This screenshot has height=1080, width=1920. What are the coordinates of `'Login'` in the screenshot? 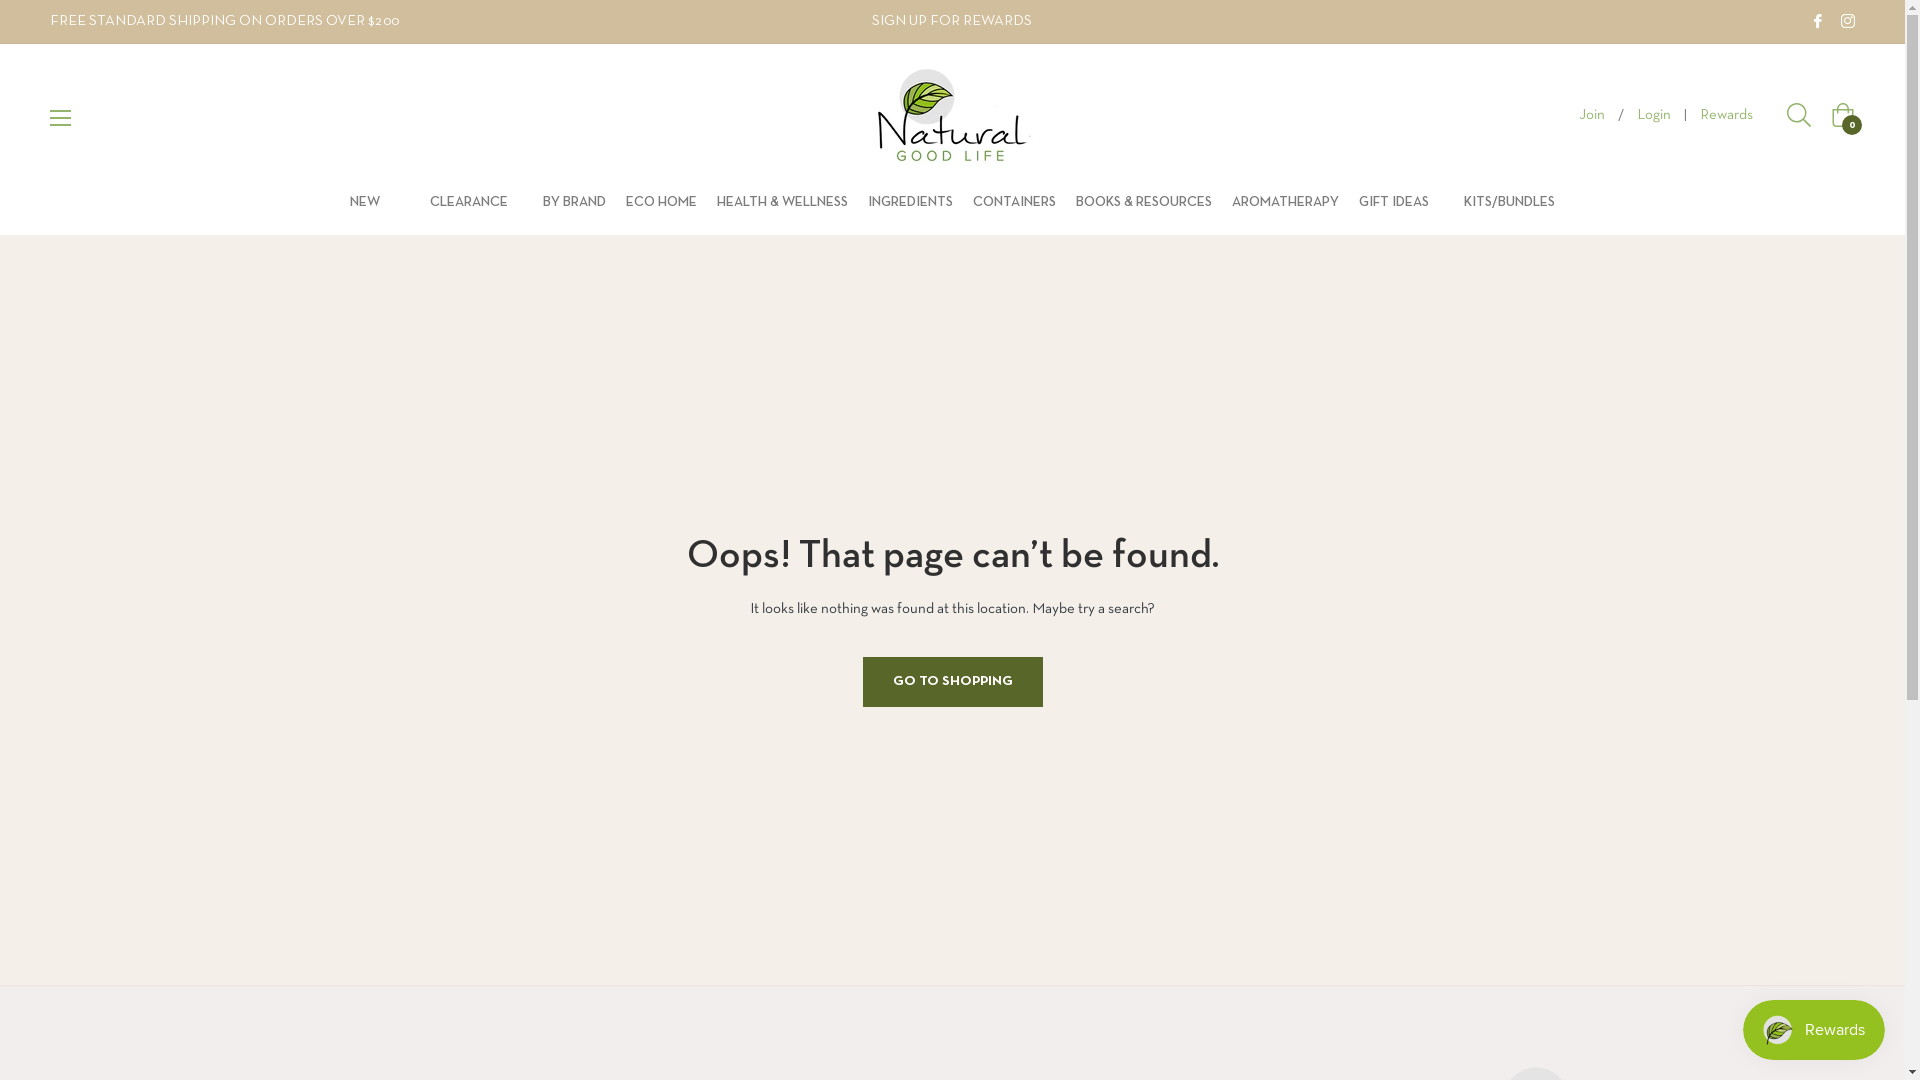 It's located at (1627, 115).